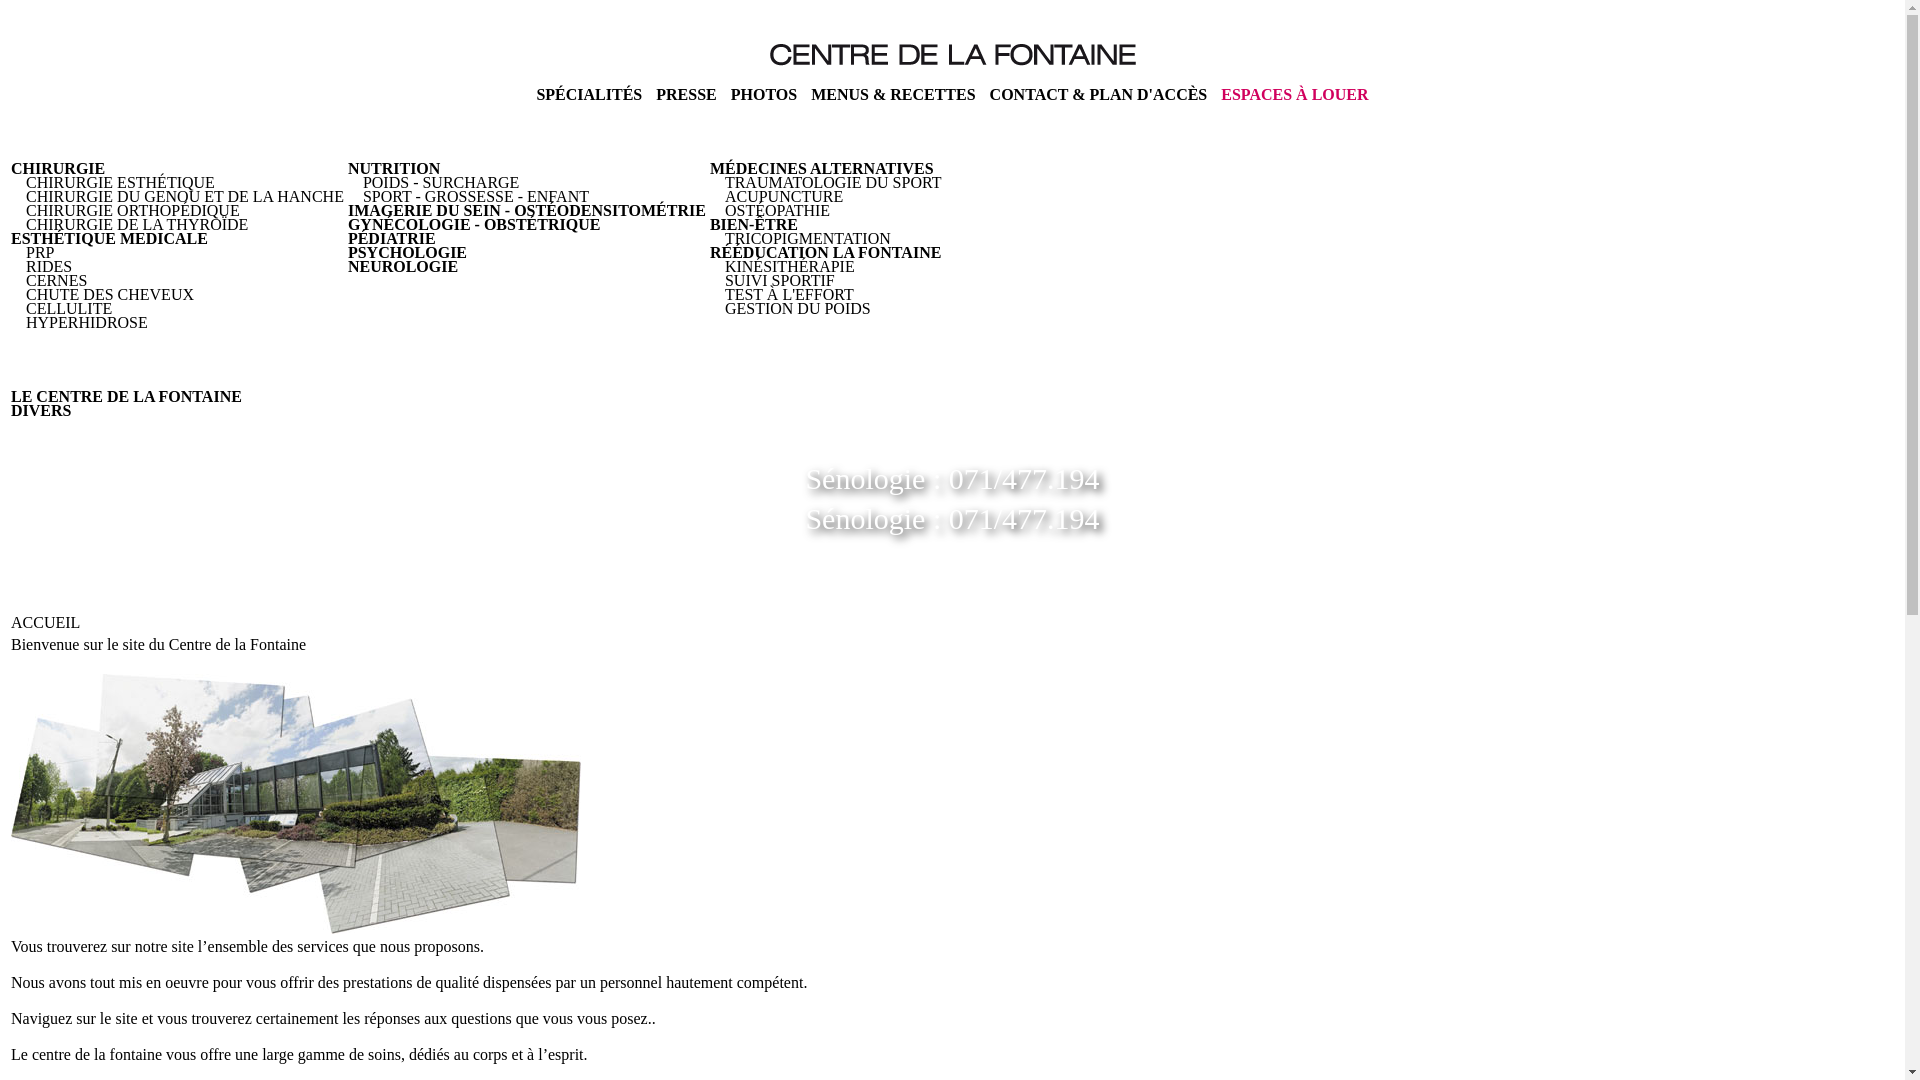  What do you see at coordinates (778, 280) in the screenshot?
I see `'SUIVI SPORTIF'` at bounding box center [778, 280].